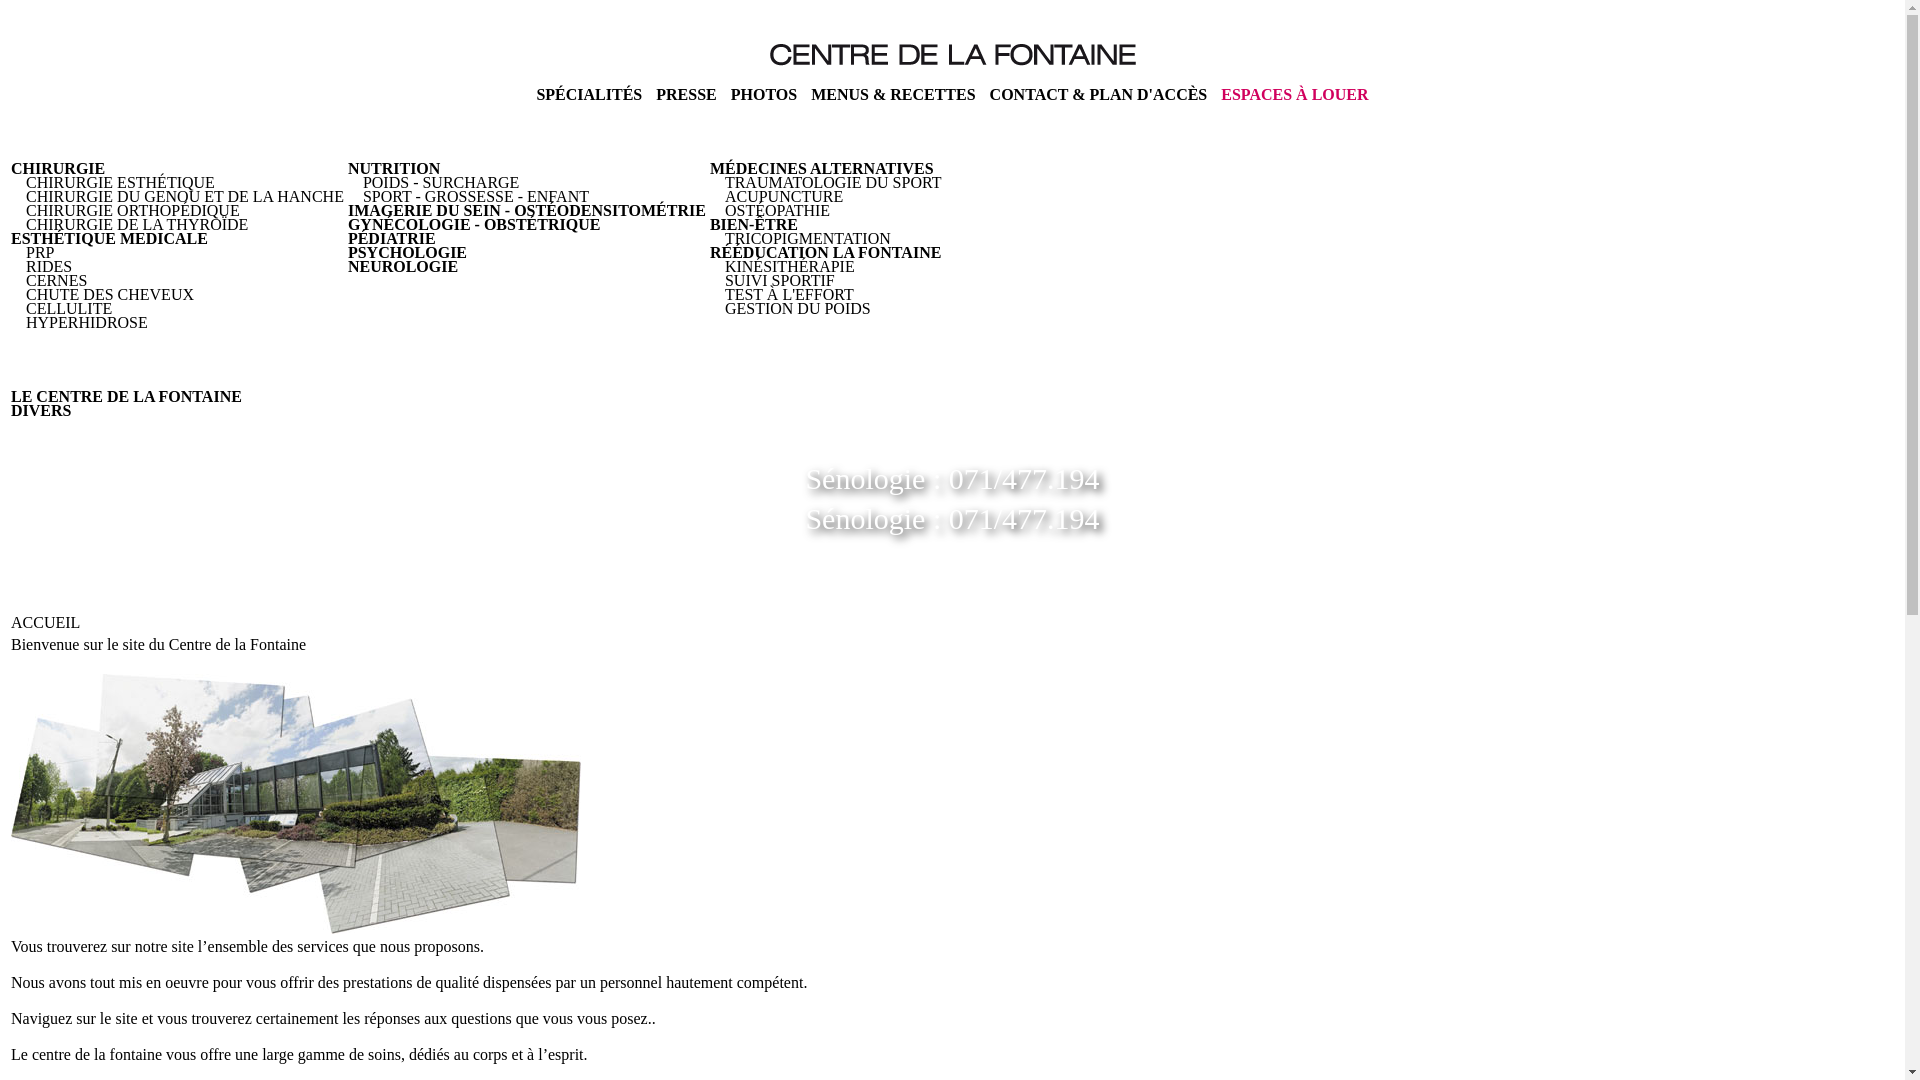  What do you see at coordinates (778, 280) in the screenshot?
I see `'SUIVI SPORTIF'` at bounding box center [778, 280].